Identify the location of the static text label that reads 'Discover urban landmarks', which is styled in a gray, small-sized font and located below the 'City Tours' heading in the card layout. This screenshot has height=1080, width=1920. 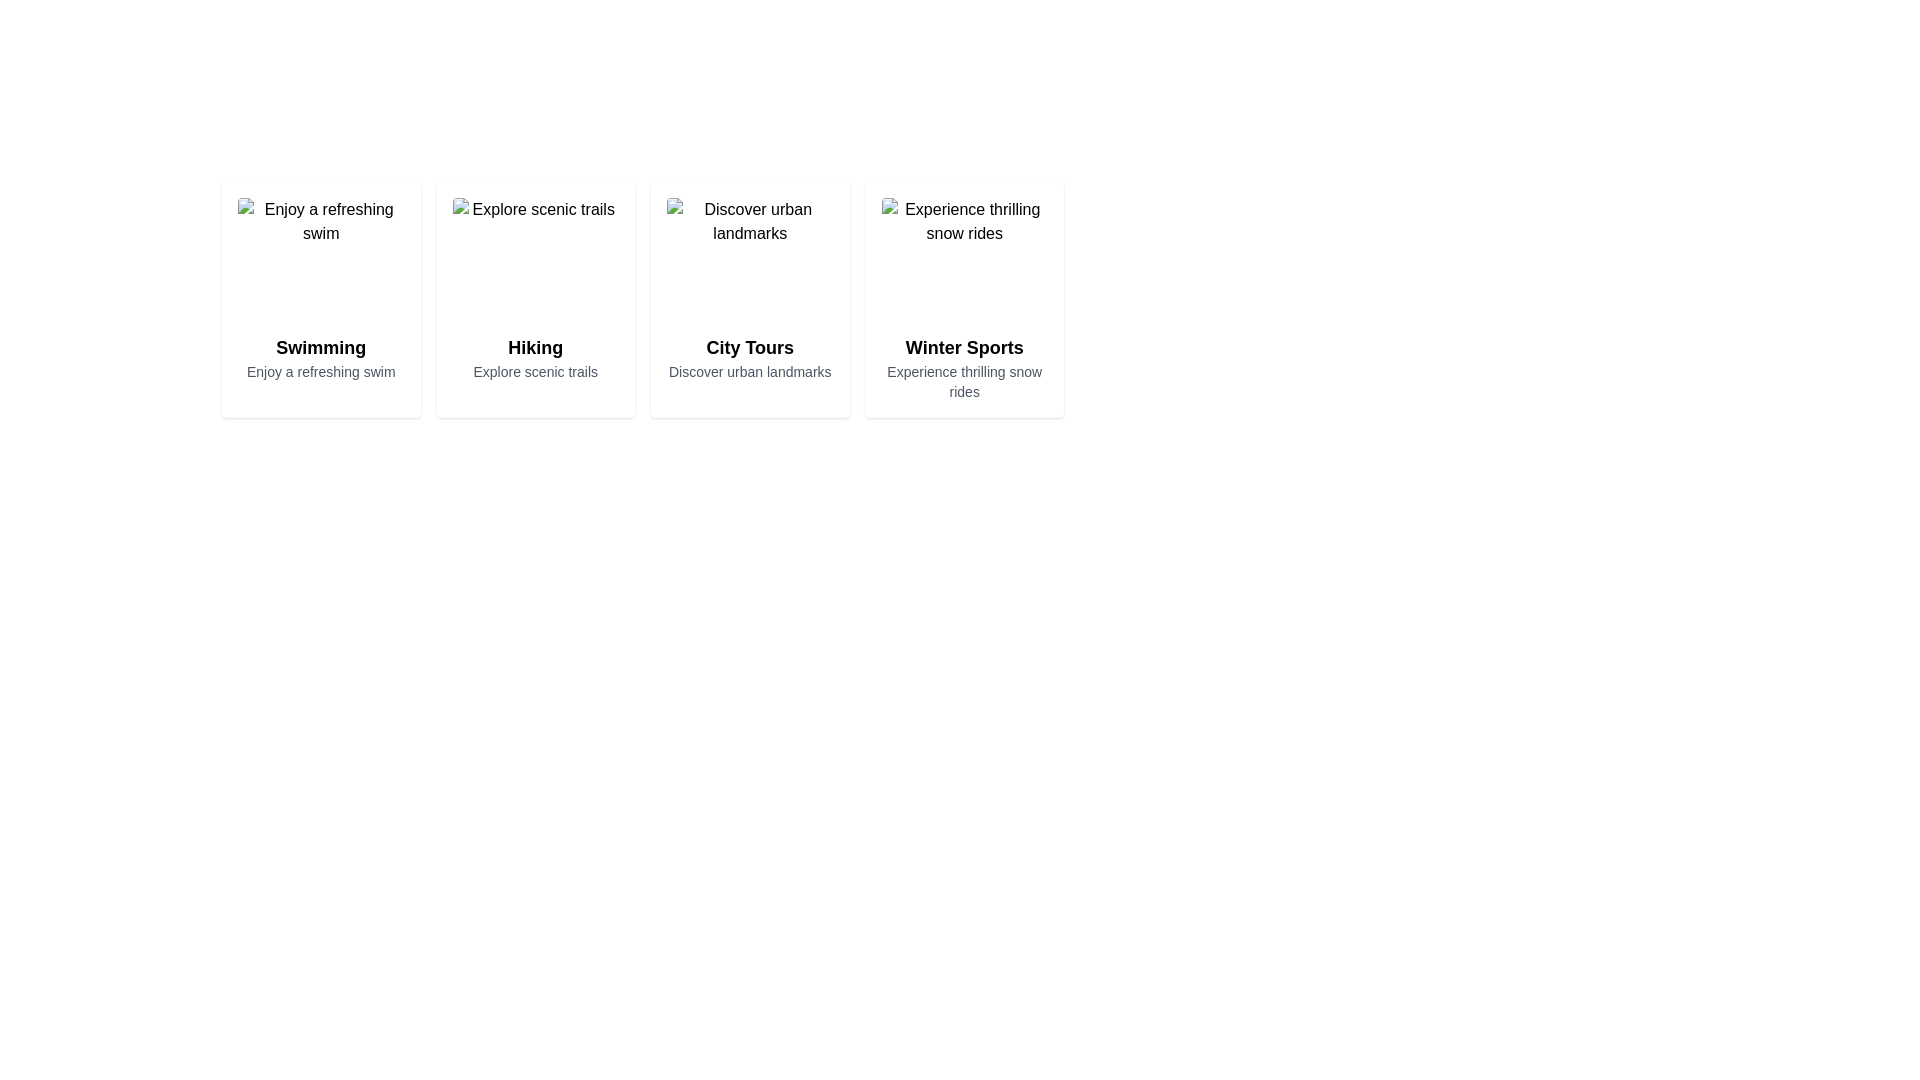
(749, 371).